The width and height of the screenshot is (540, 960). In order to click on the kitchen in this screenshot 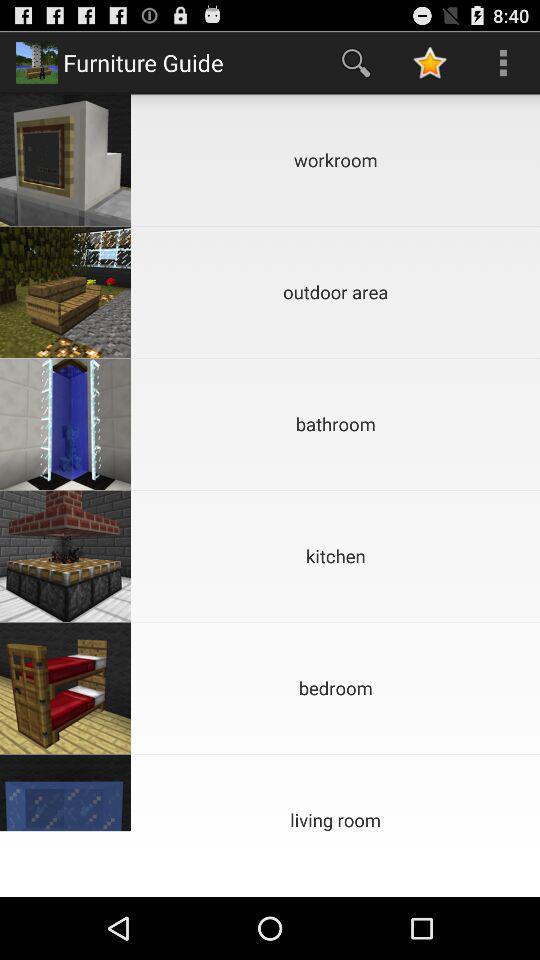, I will do `click(335, 556)`.